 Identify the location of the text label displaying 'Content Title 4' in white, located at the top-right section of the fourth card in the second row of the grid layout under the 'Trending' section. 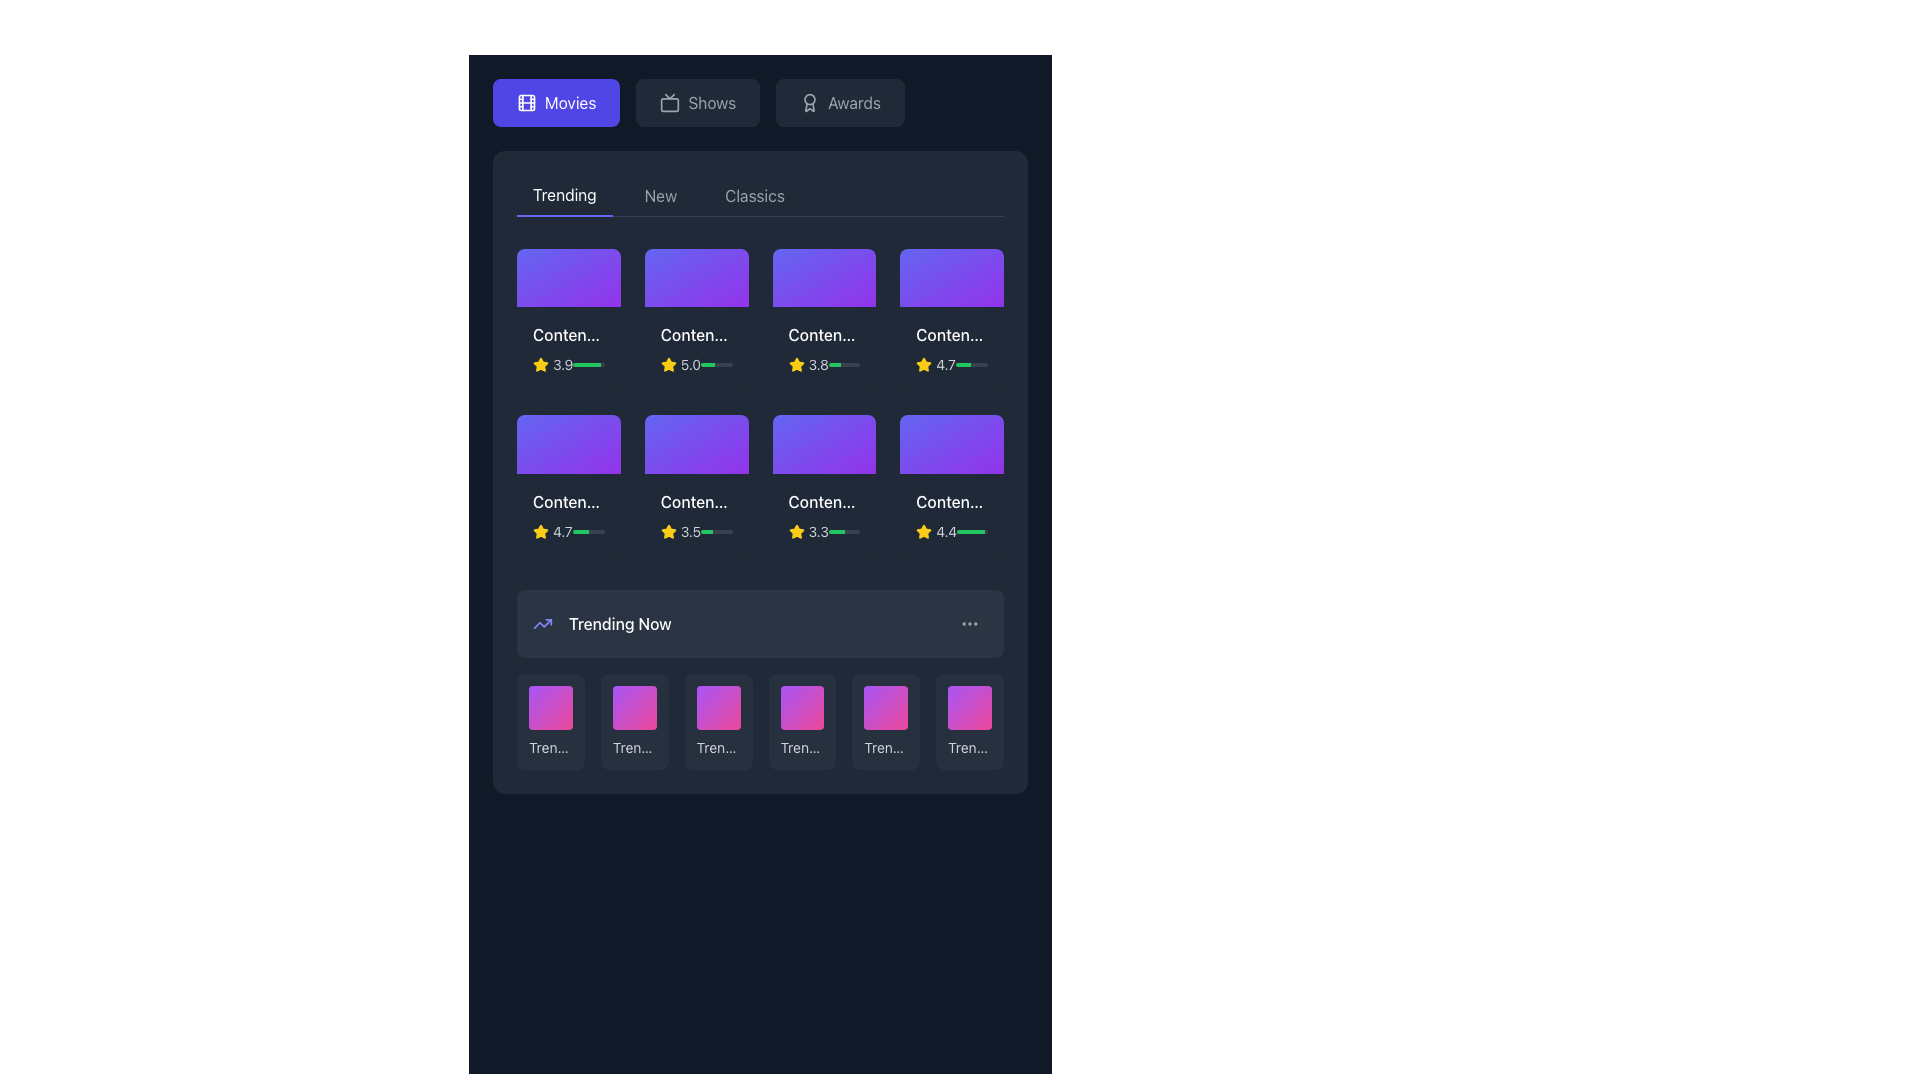
(951, 334).